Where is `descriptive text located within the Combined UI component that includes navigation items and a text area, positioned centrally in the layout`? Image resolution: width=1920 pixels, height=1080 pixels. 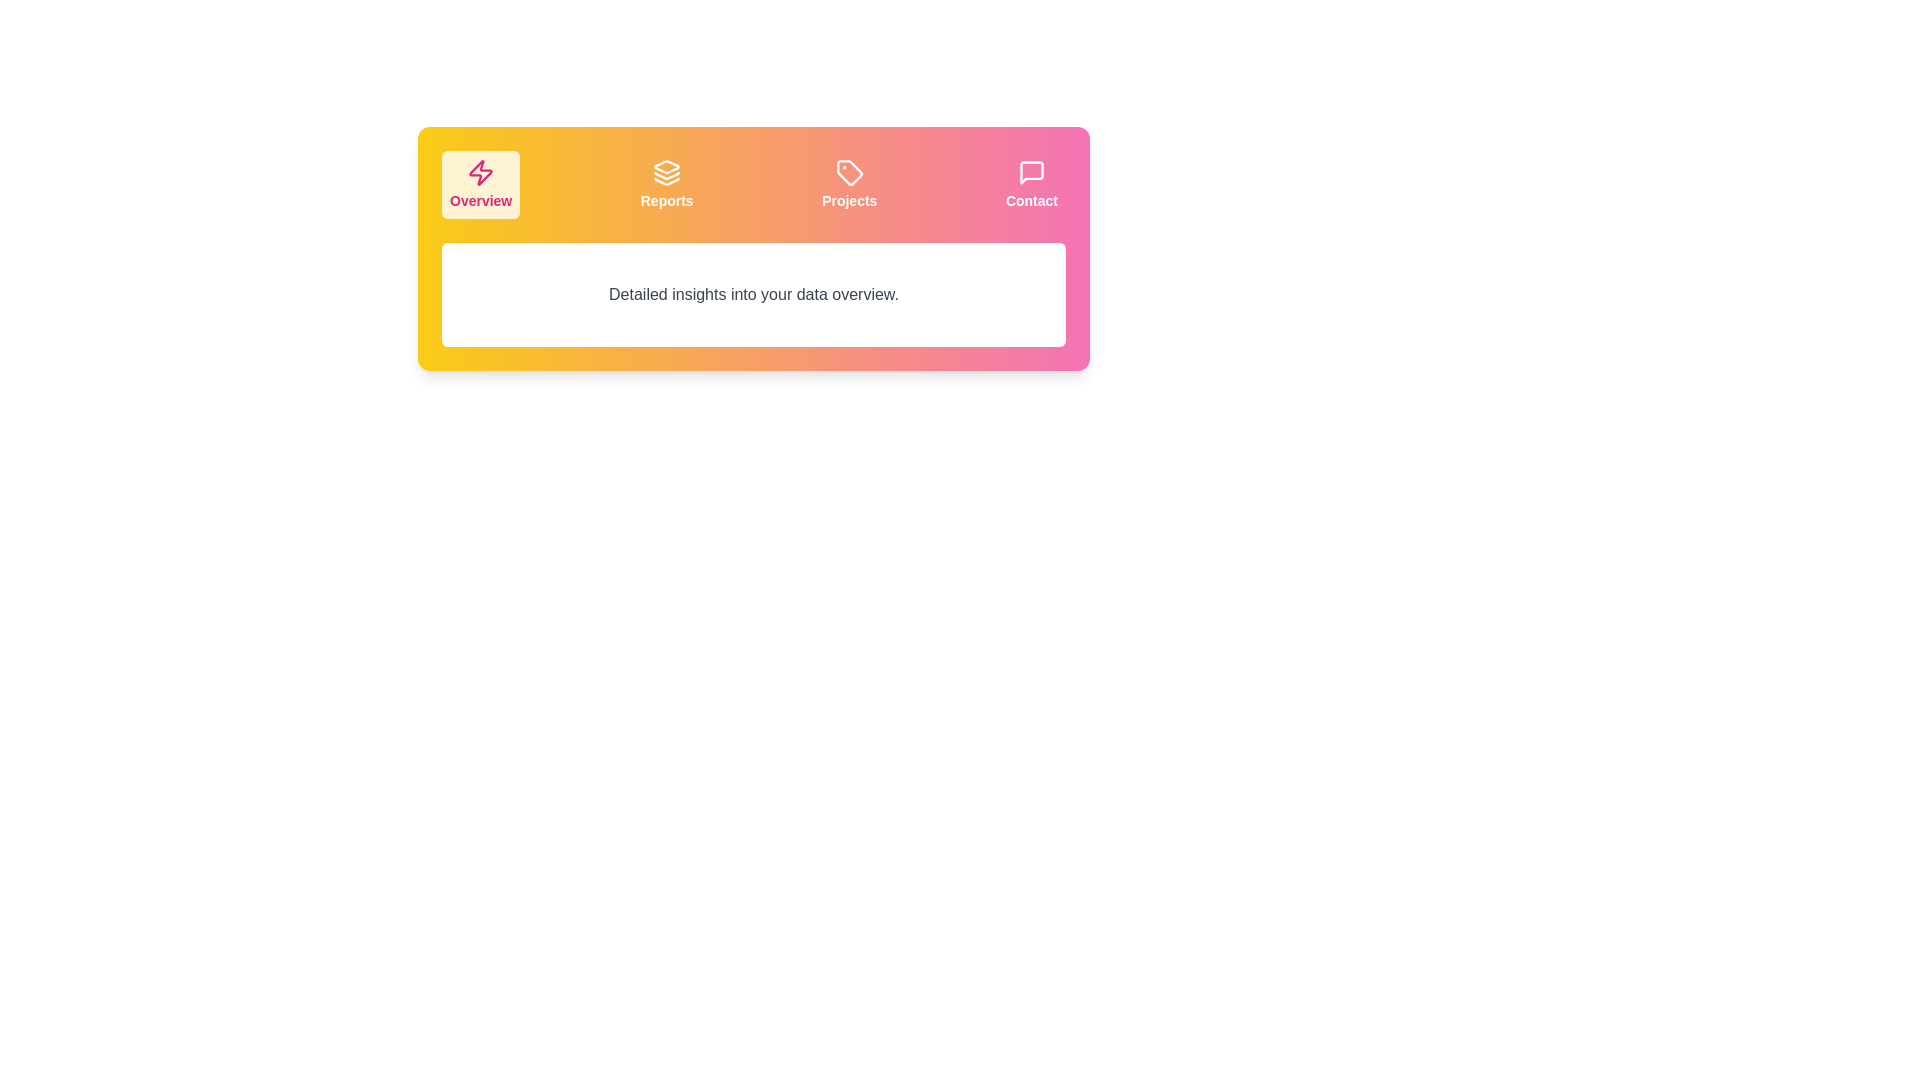 descriptive text located within the Combined UI component that includes navigation items and a text area, positioned centrally in the layout is located at coordinates (752, 248).